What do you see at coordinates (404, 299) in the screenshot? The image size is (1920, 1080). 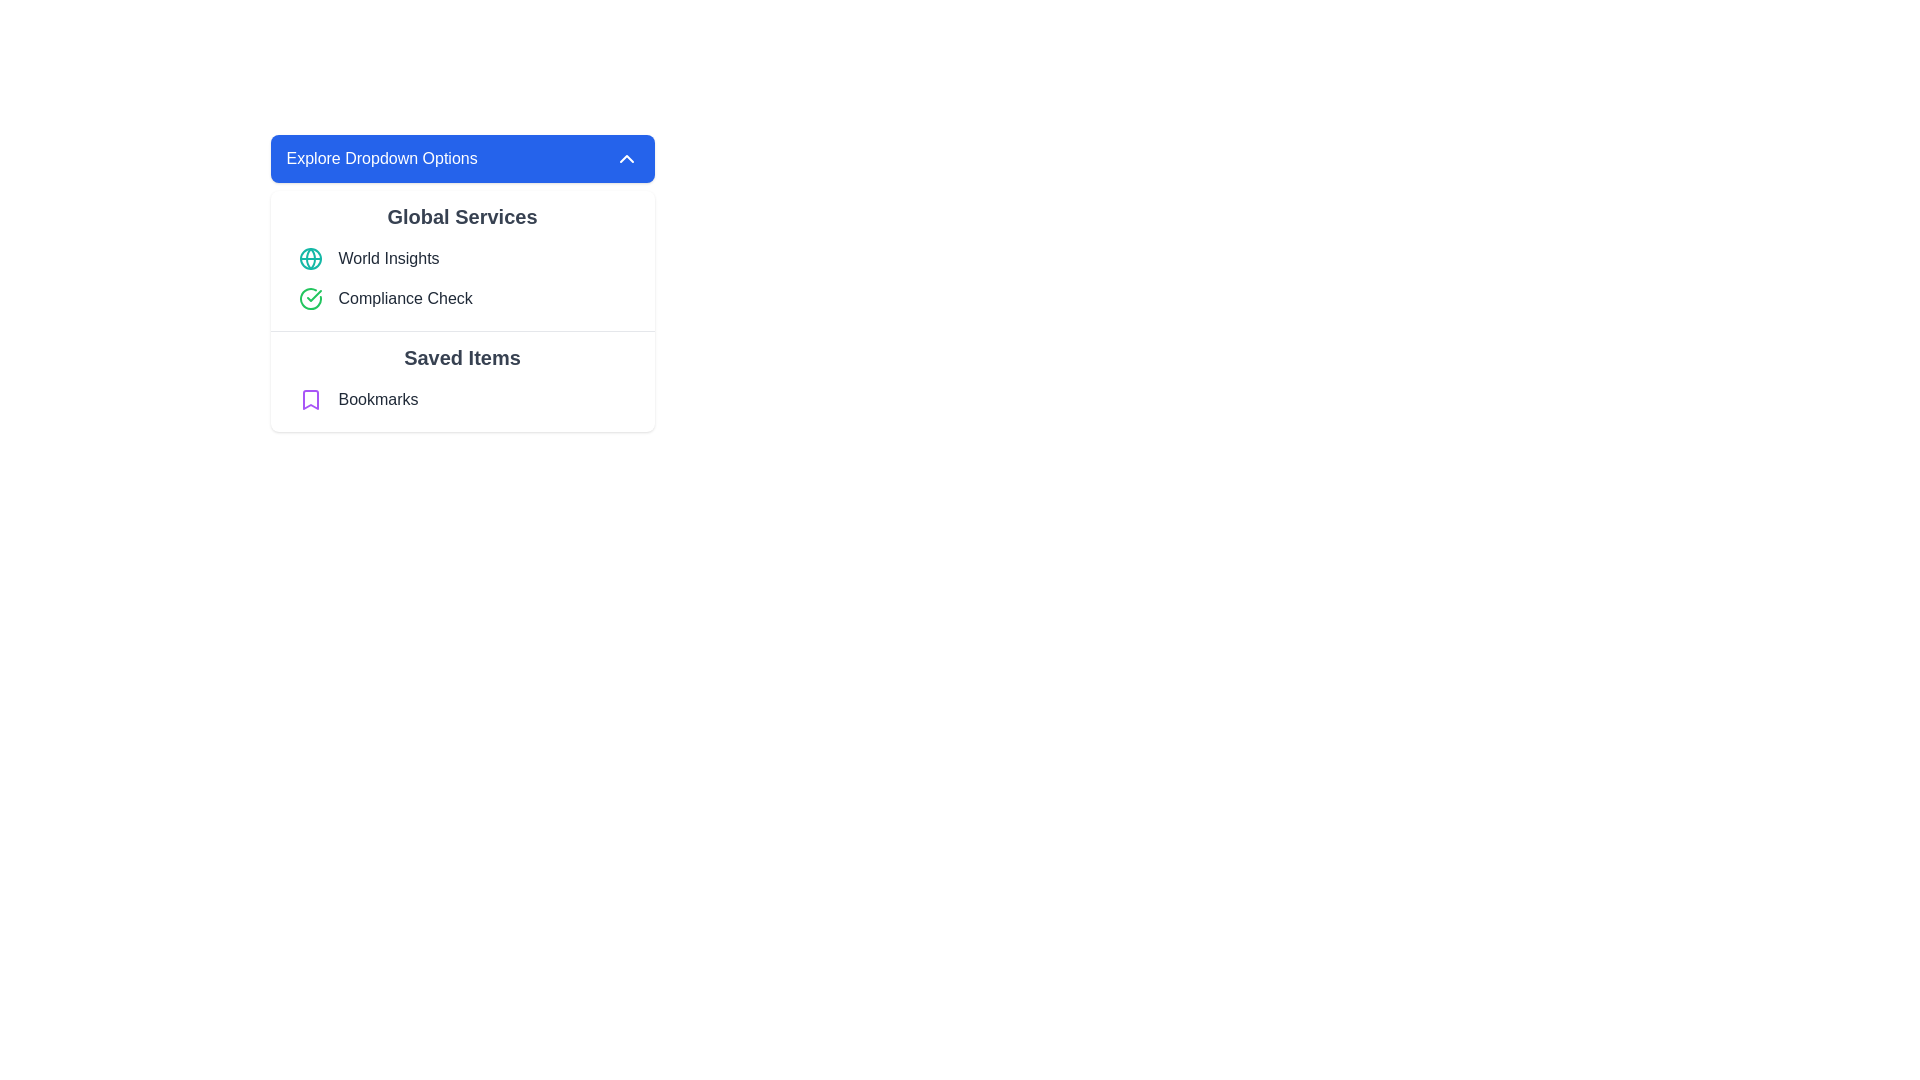 I see `the 'Compliance Check' text element, which is styled with a medium font weight and gray color, located next to a green circle check icon in the second row under the 'Global Services' heading in the dropdown menu` at bounding box center [404, 299].